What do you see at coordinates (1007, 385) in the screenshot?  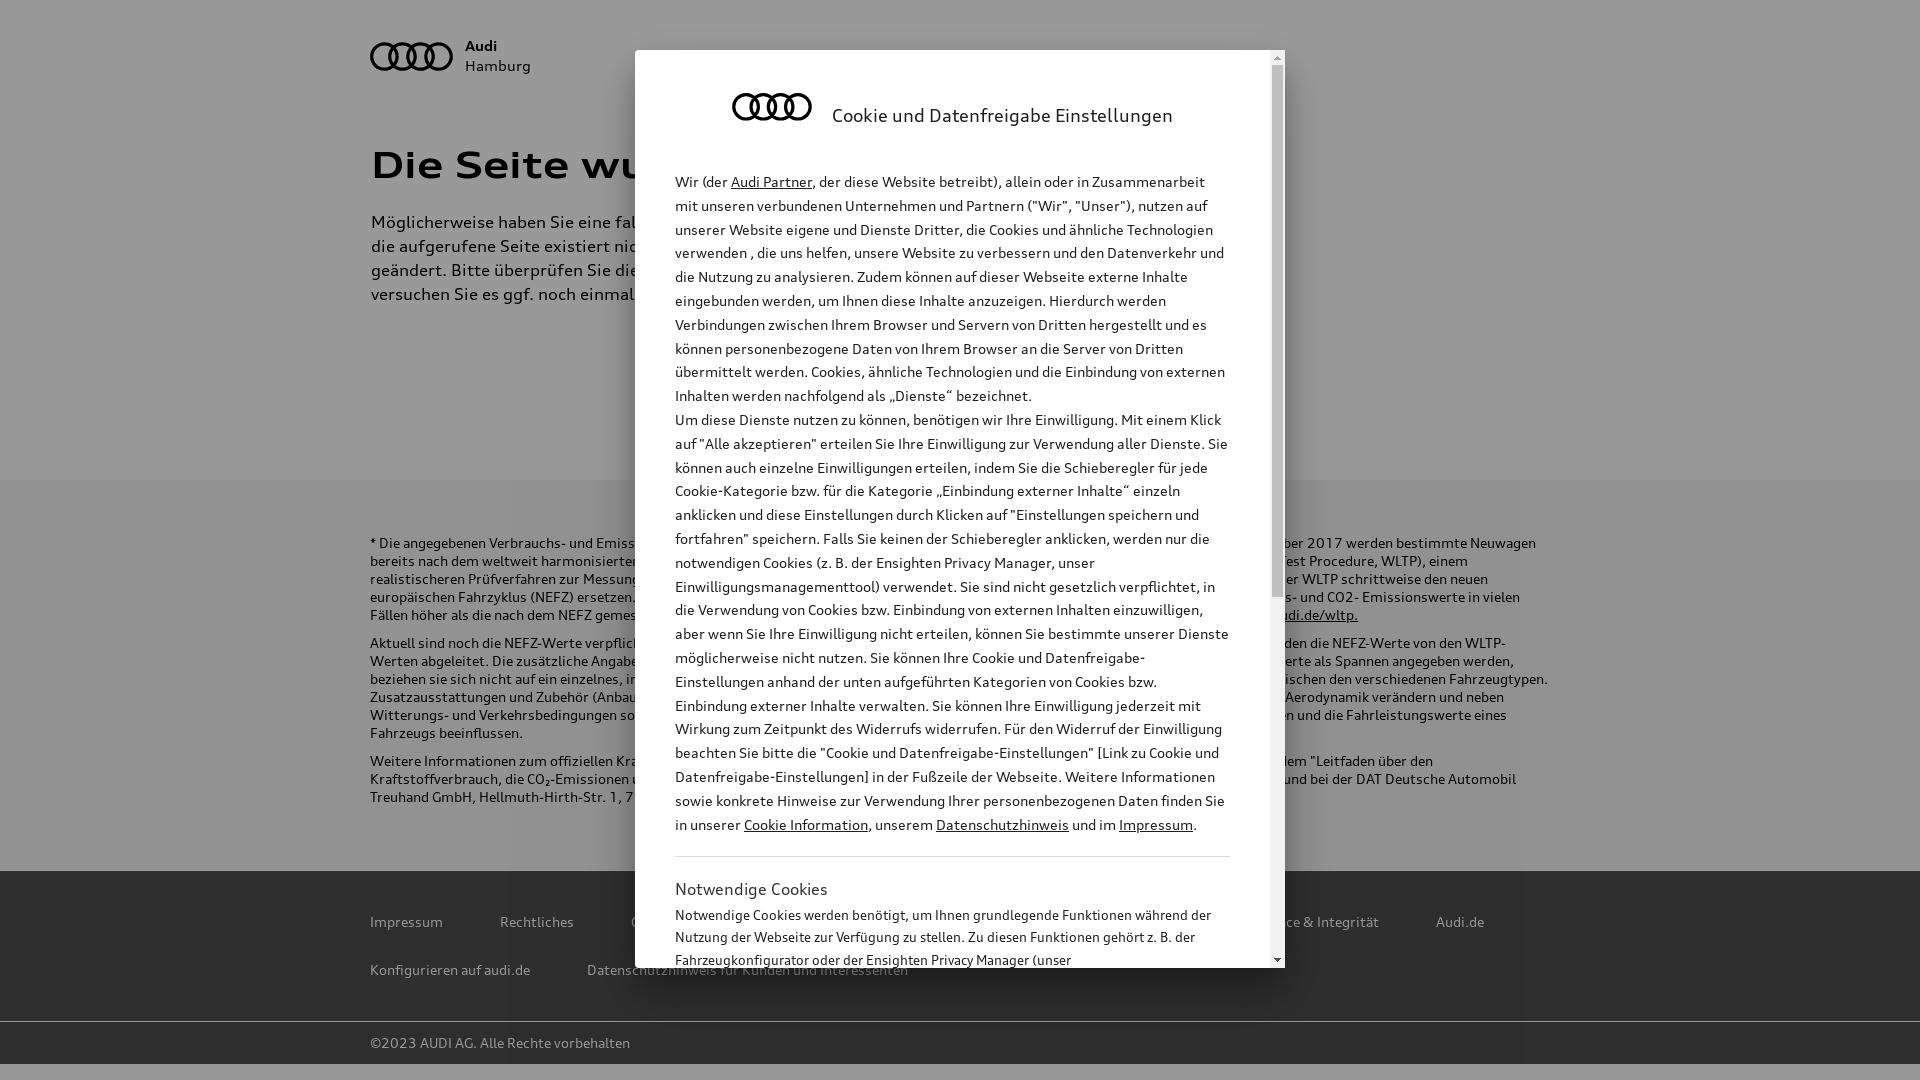 I see `'LinkedIn'` at bounding box center [1007, 385].